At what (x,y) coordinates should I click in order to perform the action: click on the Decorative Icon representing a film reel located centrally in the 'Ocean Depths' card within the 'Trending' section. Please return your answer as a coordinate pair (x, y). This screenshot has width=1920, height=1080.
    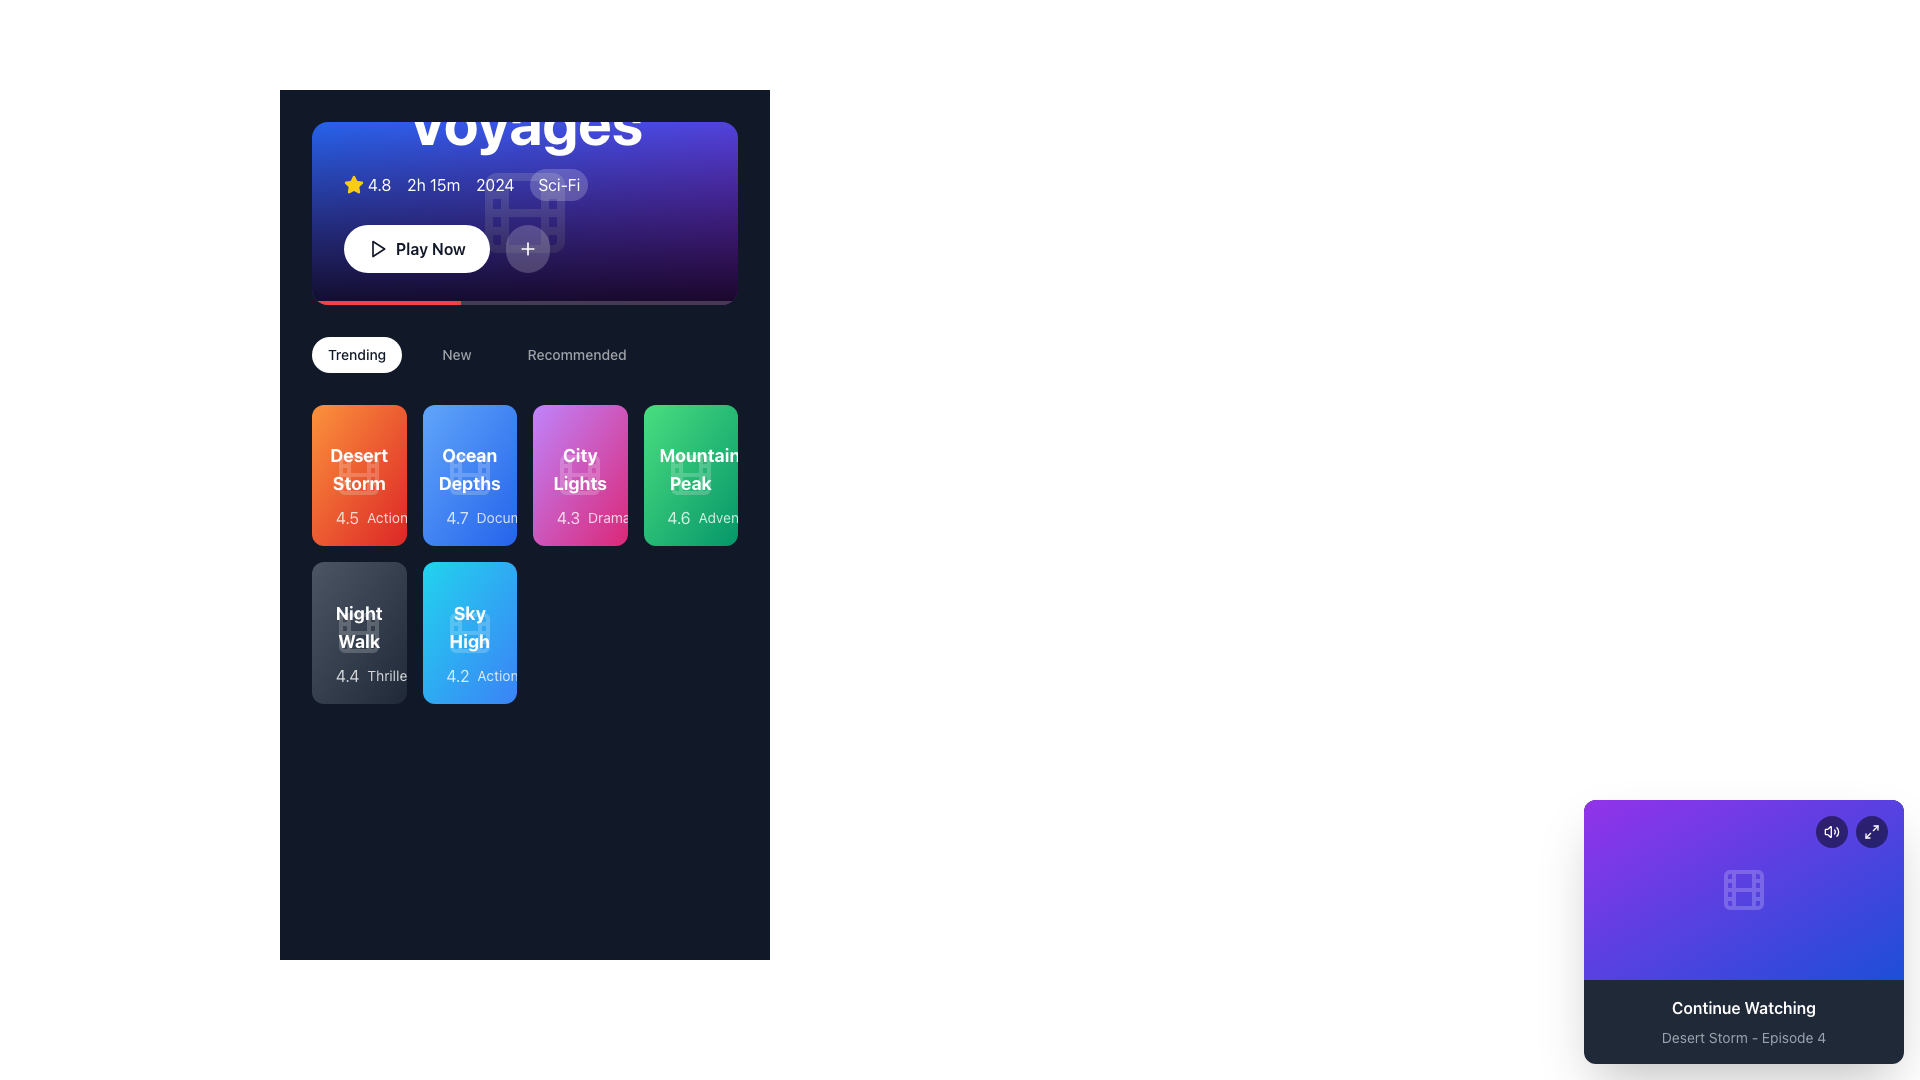
    Looking at the image, I should click on (468, 475).